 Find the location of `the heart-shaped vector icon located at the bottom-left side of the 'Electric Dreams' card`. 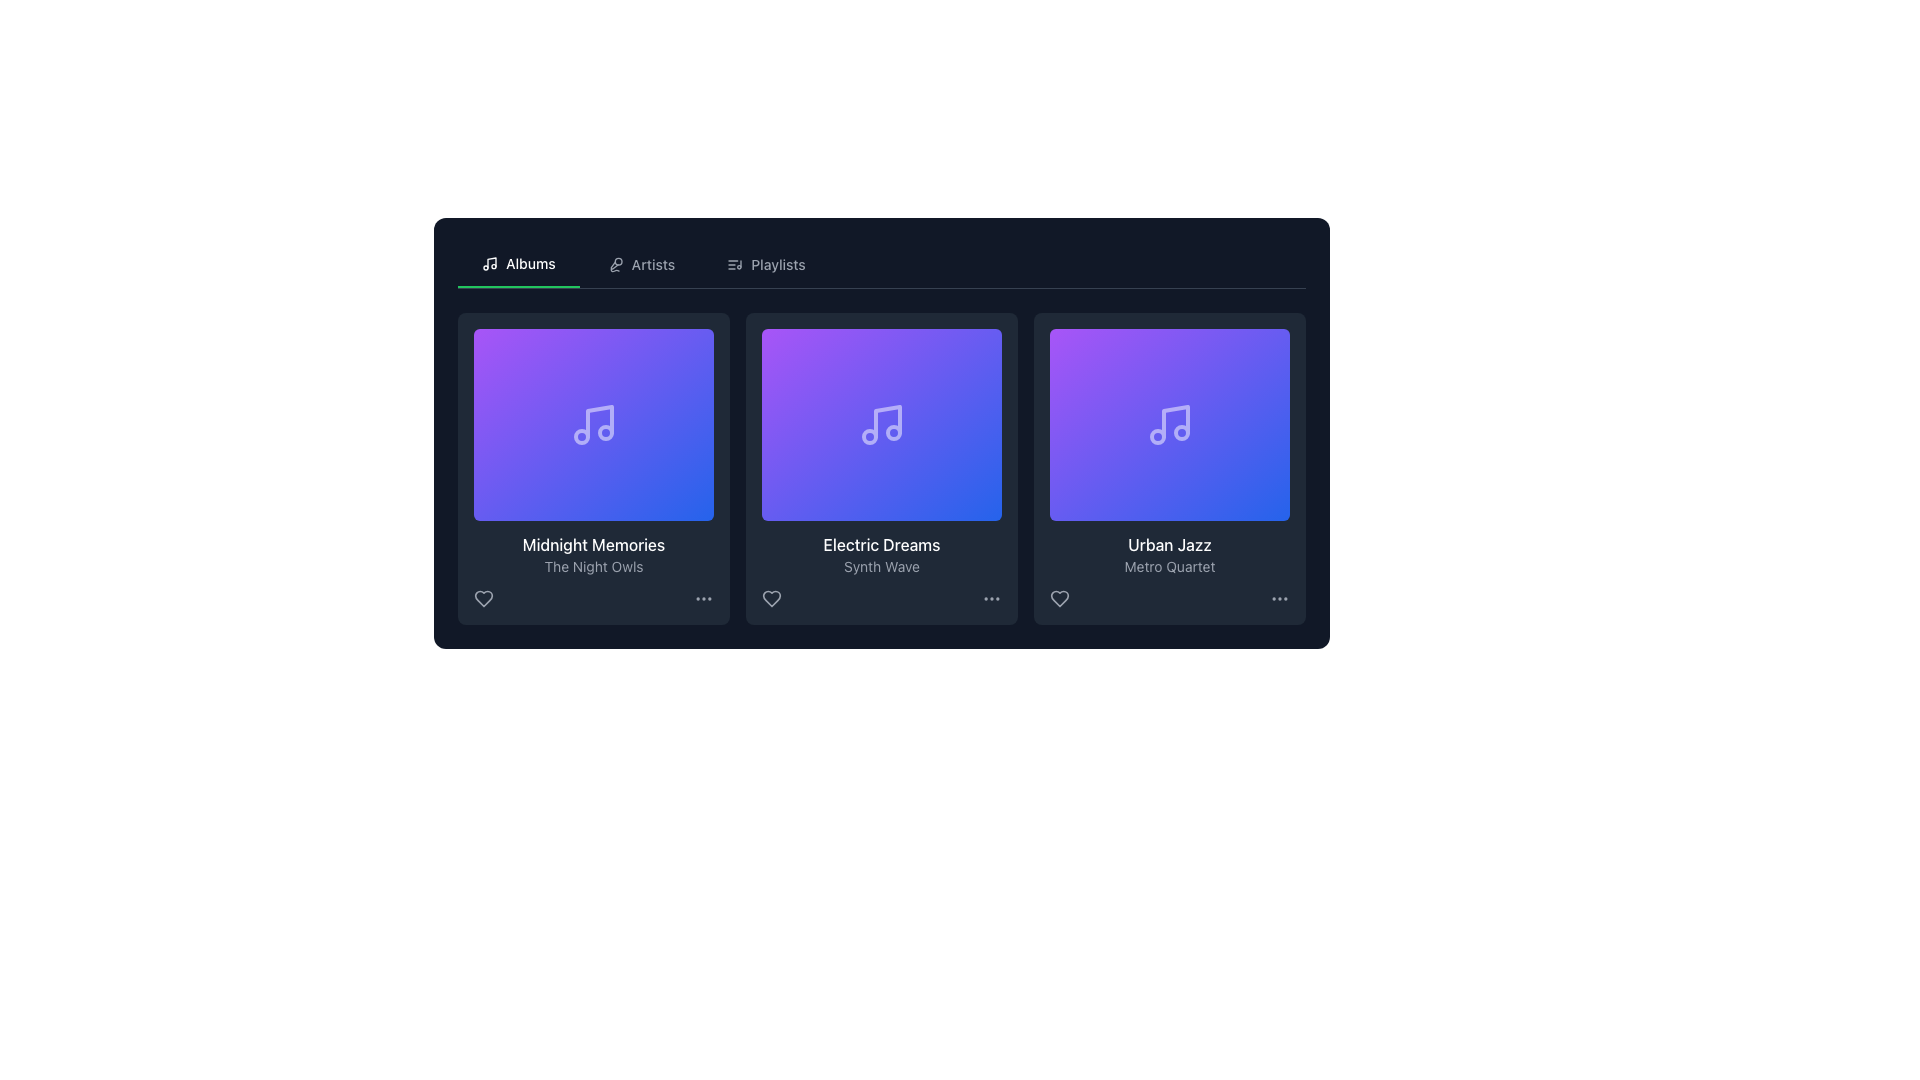

the heart-shaped vector icon located at the bottom-left side of the 'Electric Dreams' card is located at coordinates (771, 597).